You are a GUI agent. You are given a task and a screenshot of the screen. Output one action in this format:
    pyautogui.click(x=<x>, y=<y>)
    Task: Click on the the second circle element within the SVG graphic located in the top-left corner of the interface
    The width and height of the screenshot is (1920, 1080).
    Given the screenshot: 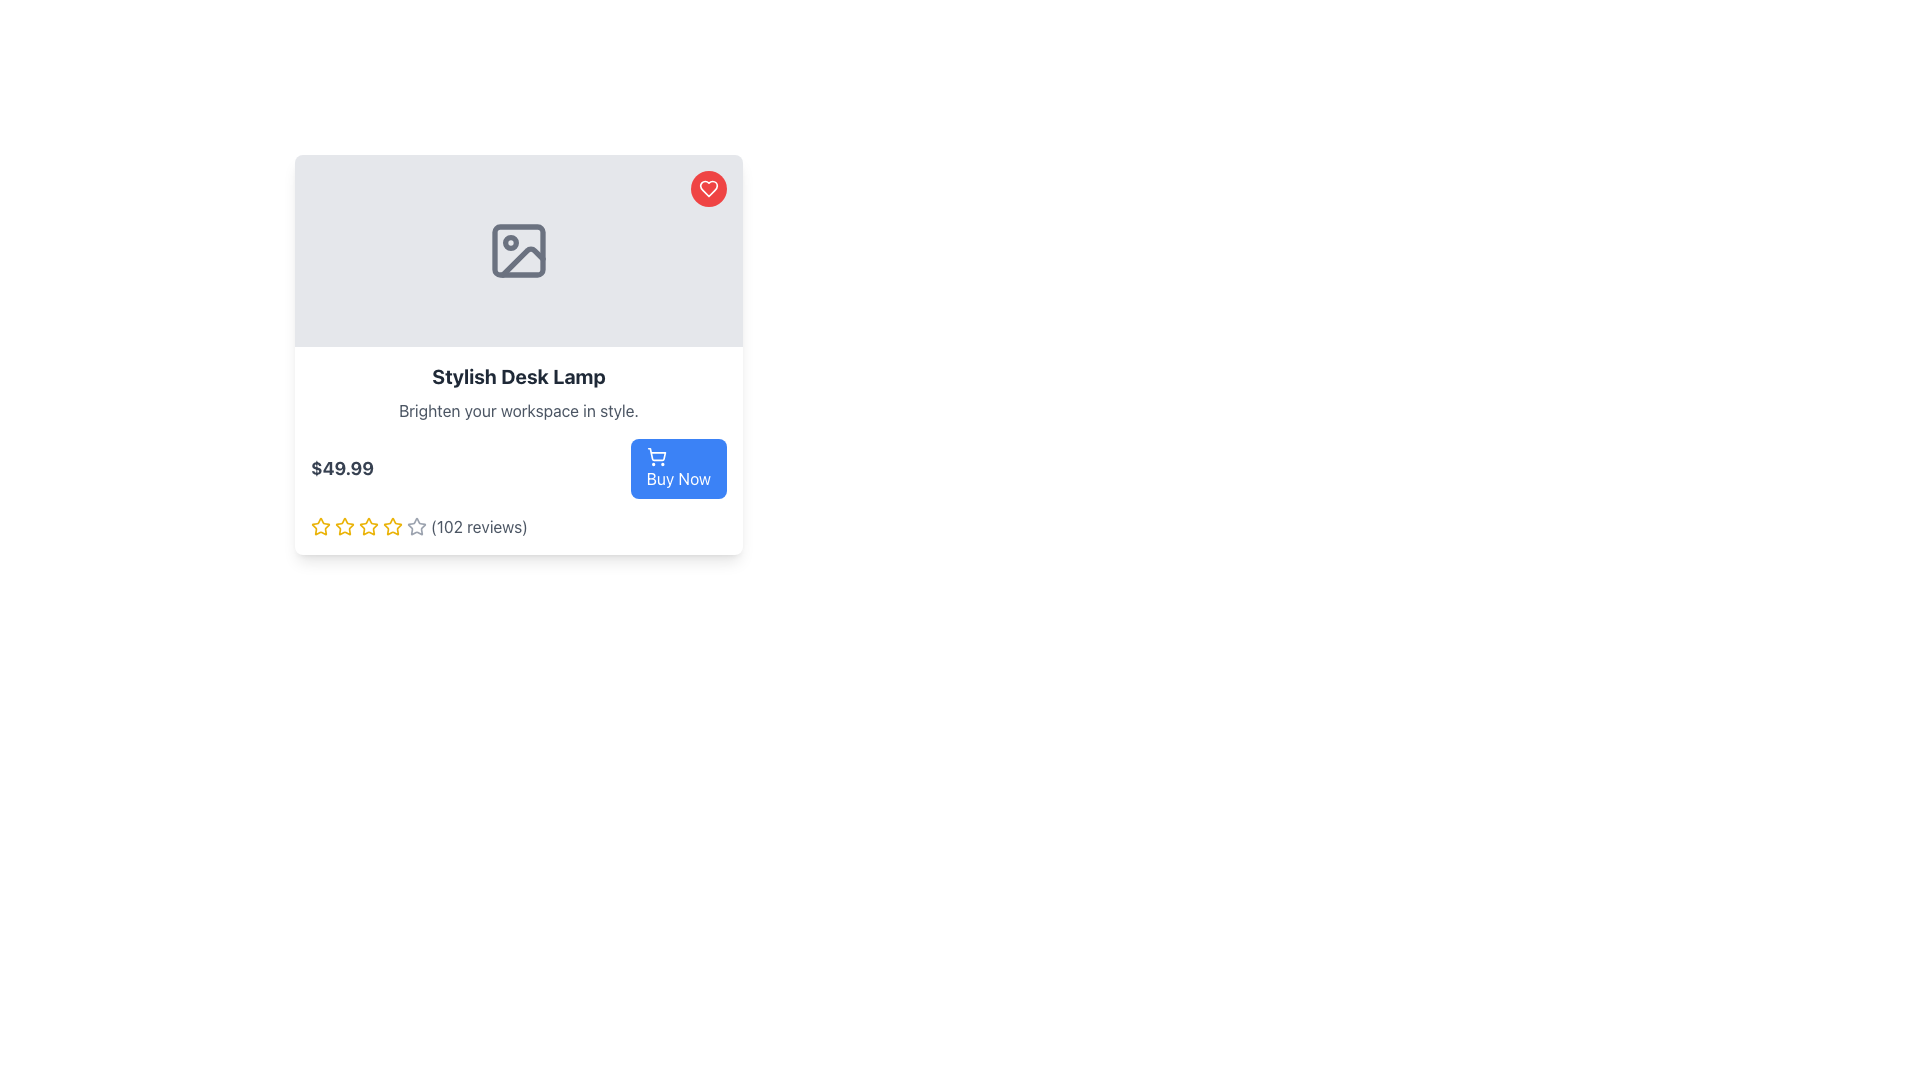 What is the action you would take?
    pyautogui.click(x=510, y=242)
    